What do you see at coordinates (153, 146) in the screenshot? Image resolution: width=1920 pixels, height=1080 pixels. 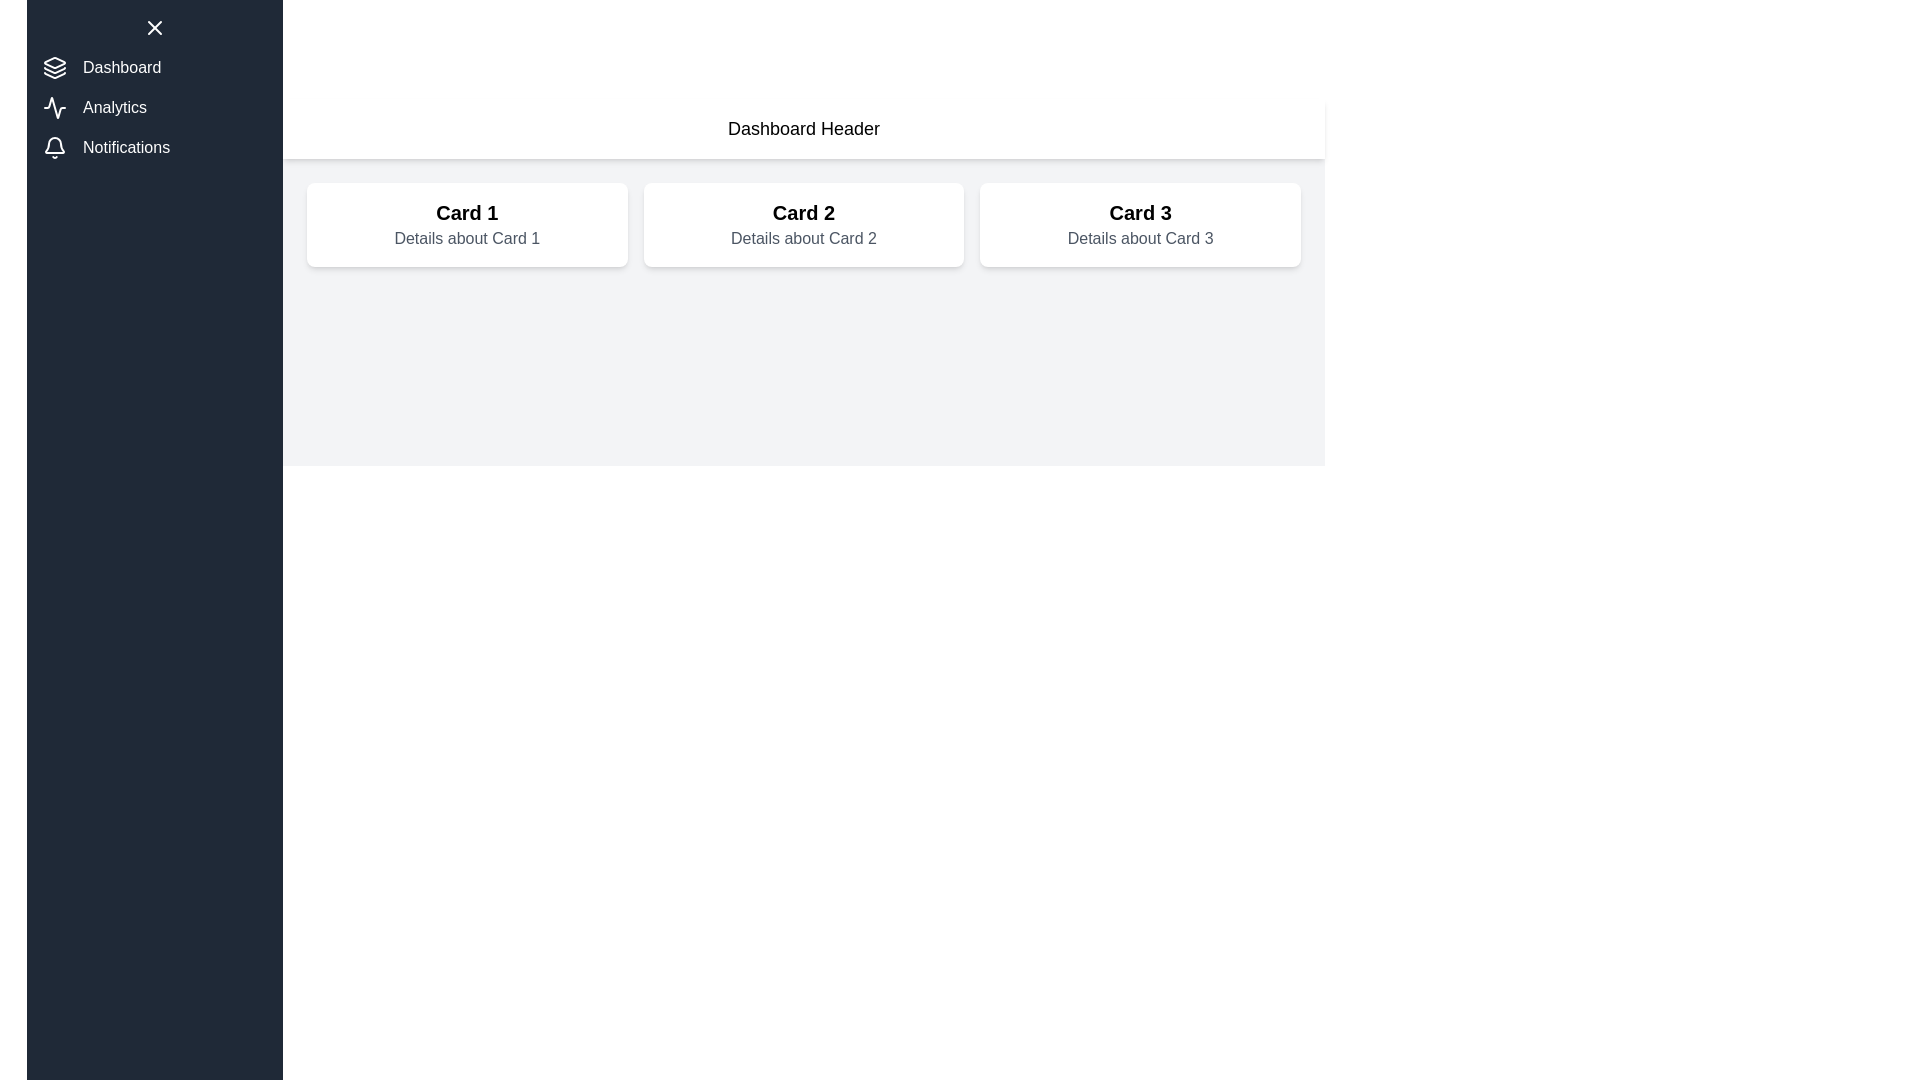 I see `the third menu item in the vertical navigation bar` at bounding box center [153, 146].